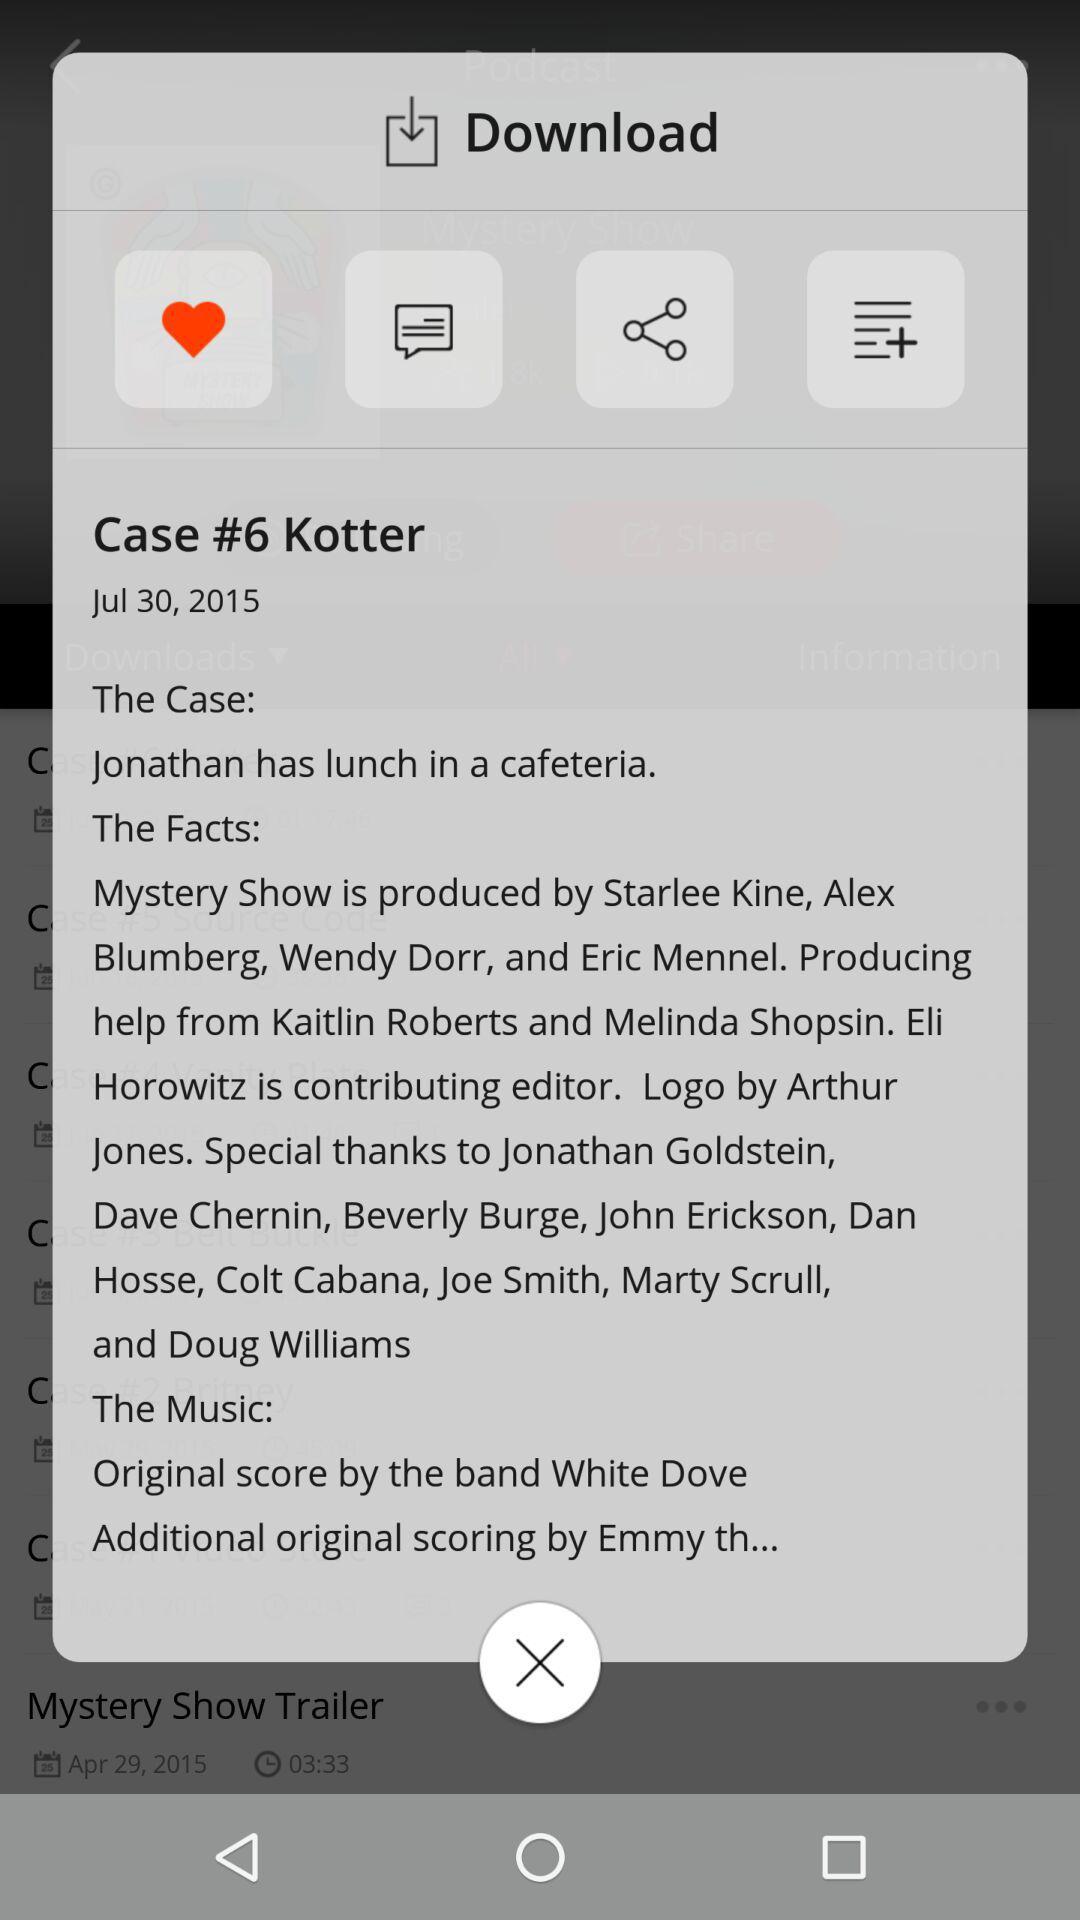  What do you see at coordinates (654, 329) in the screenshot?
I see `share` at bounding box center [654, 329].